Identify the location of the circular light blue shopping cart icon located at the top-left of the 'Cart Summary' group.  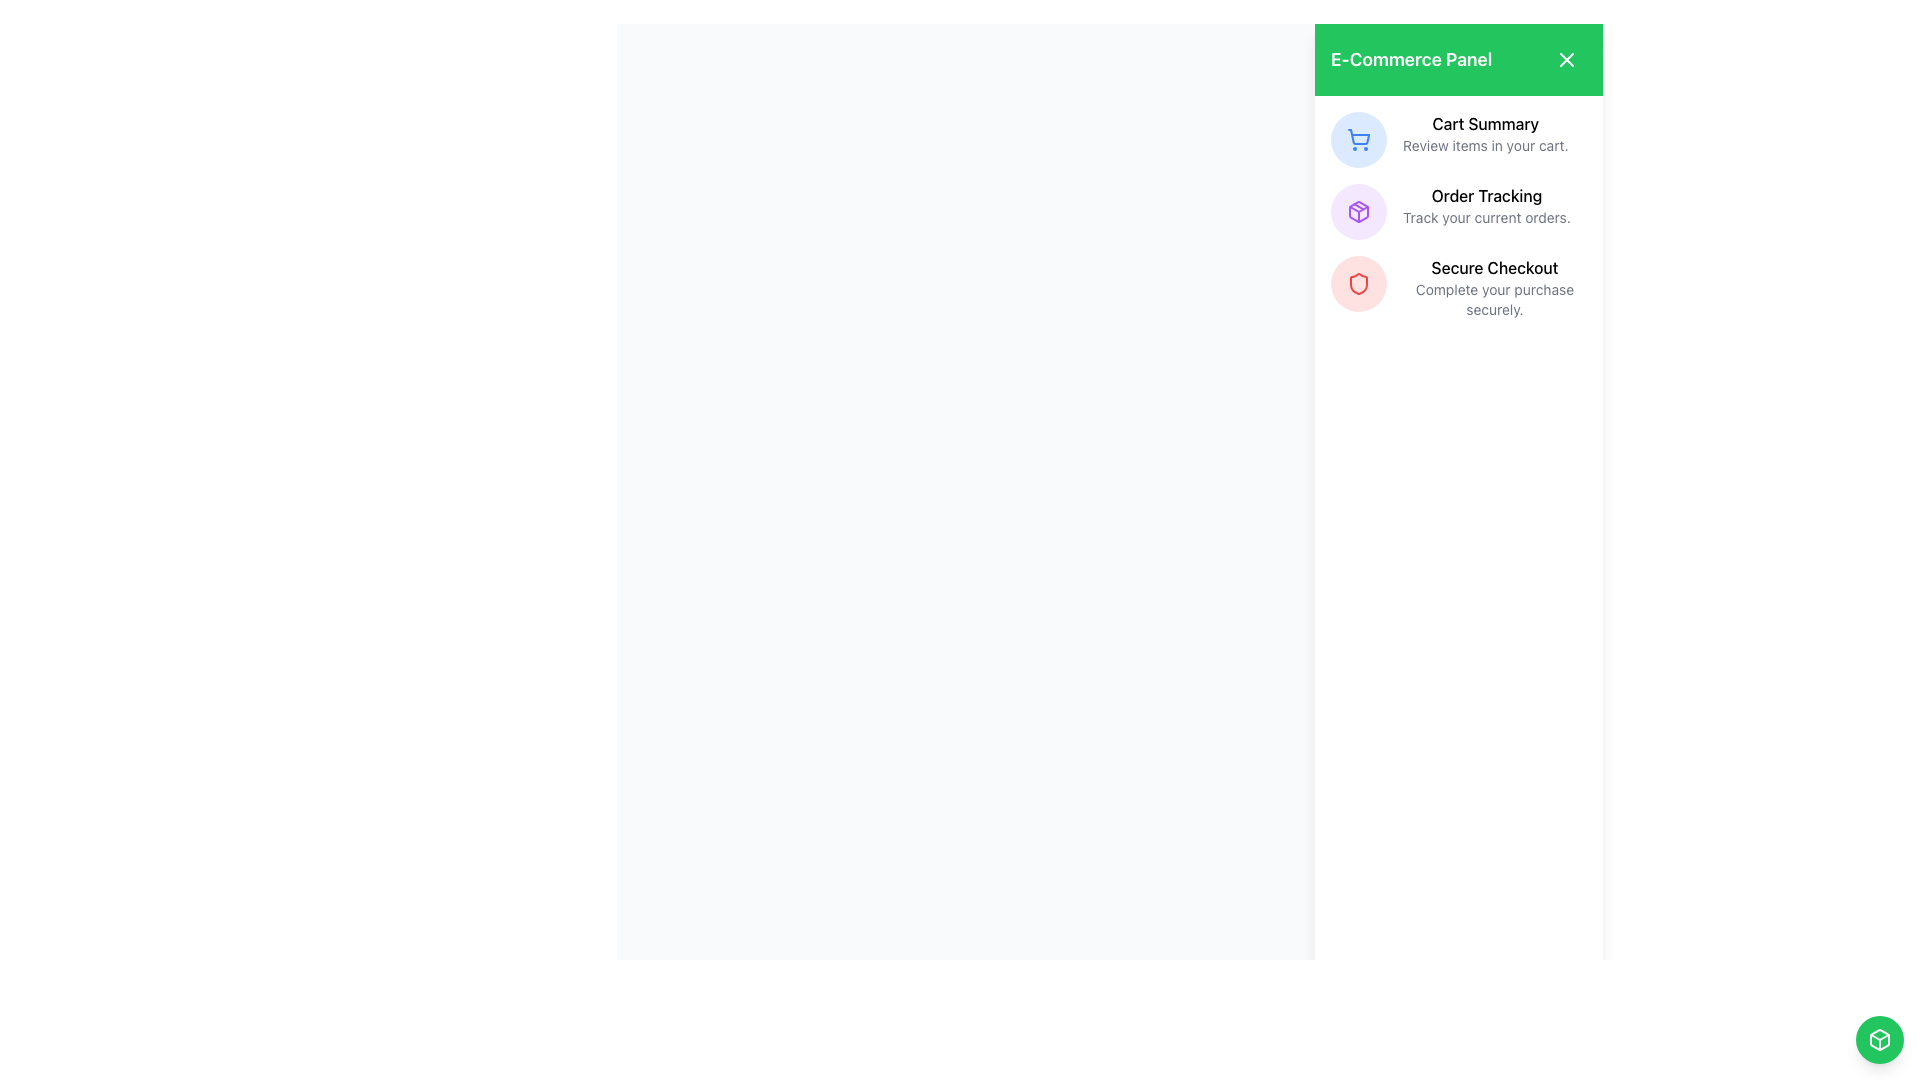
(1358, 138).